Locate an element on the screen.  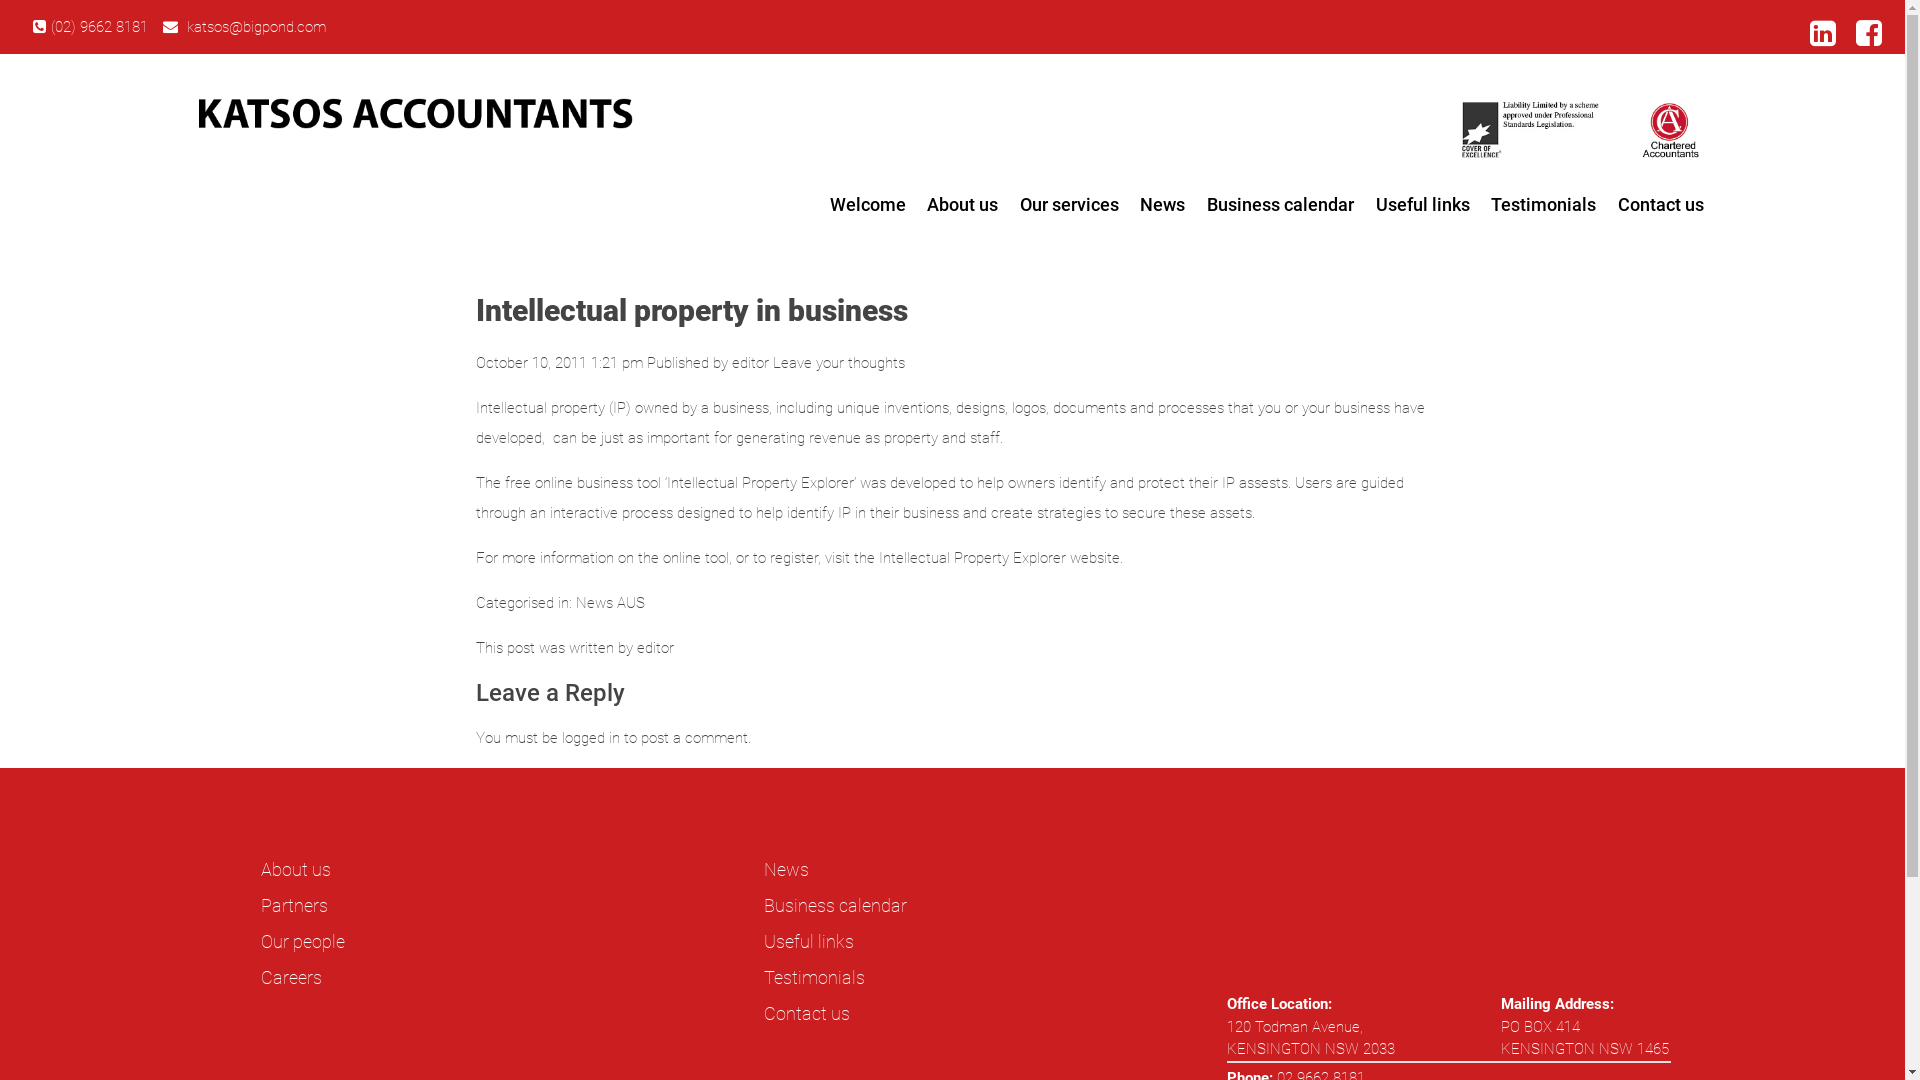
'Welcome' is located at coordinates (819, 204).